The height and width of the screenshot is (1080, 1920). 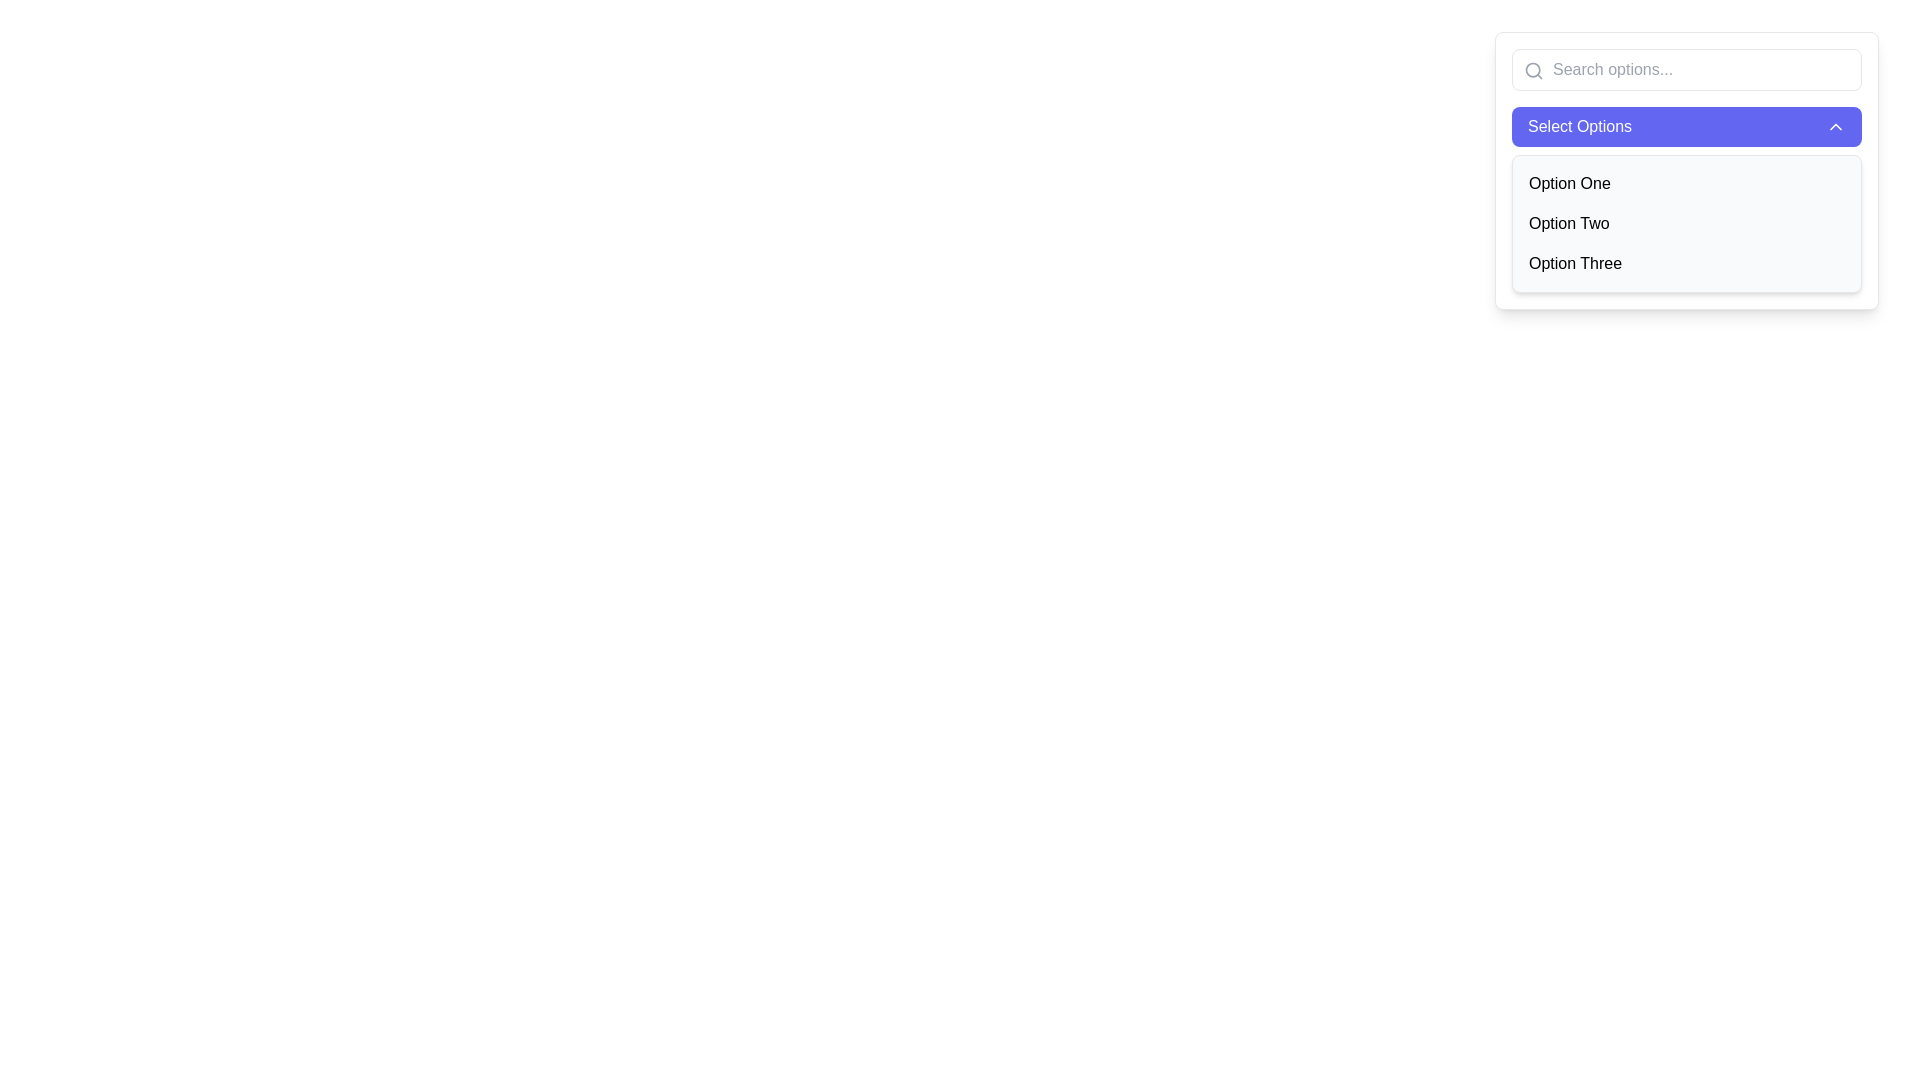 I want to click on the third selectable option in the dropdown menu labeled 'Option Three', so click(x=1685, y=262).